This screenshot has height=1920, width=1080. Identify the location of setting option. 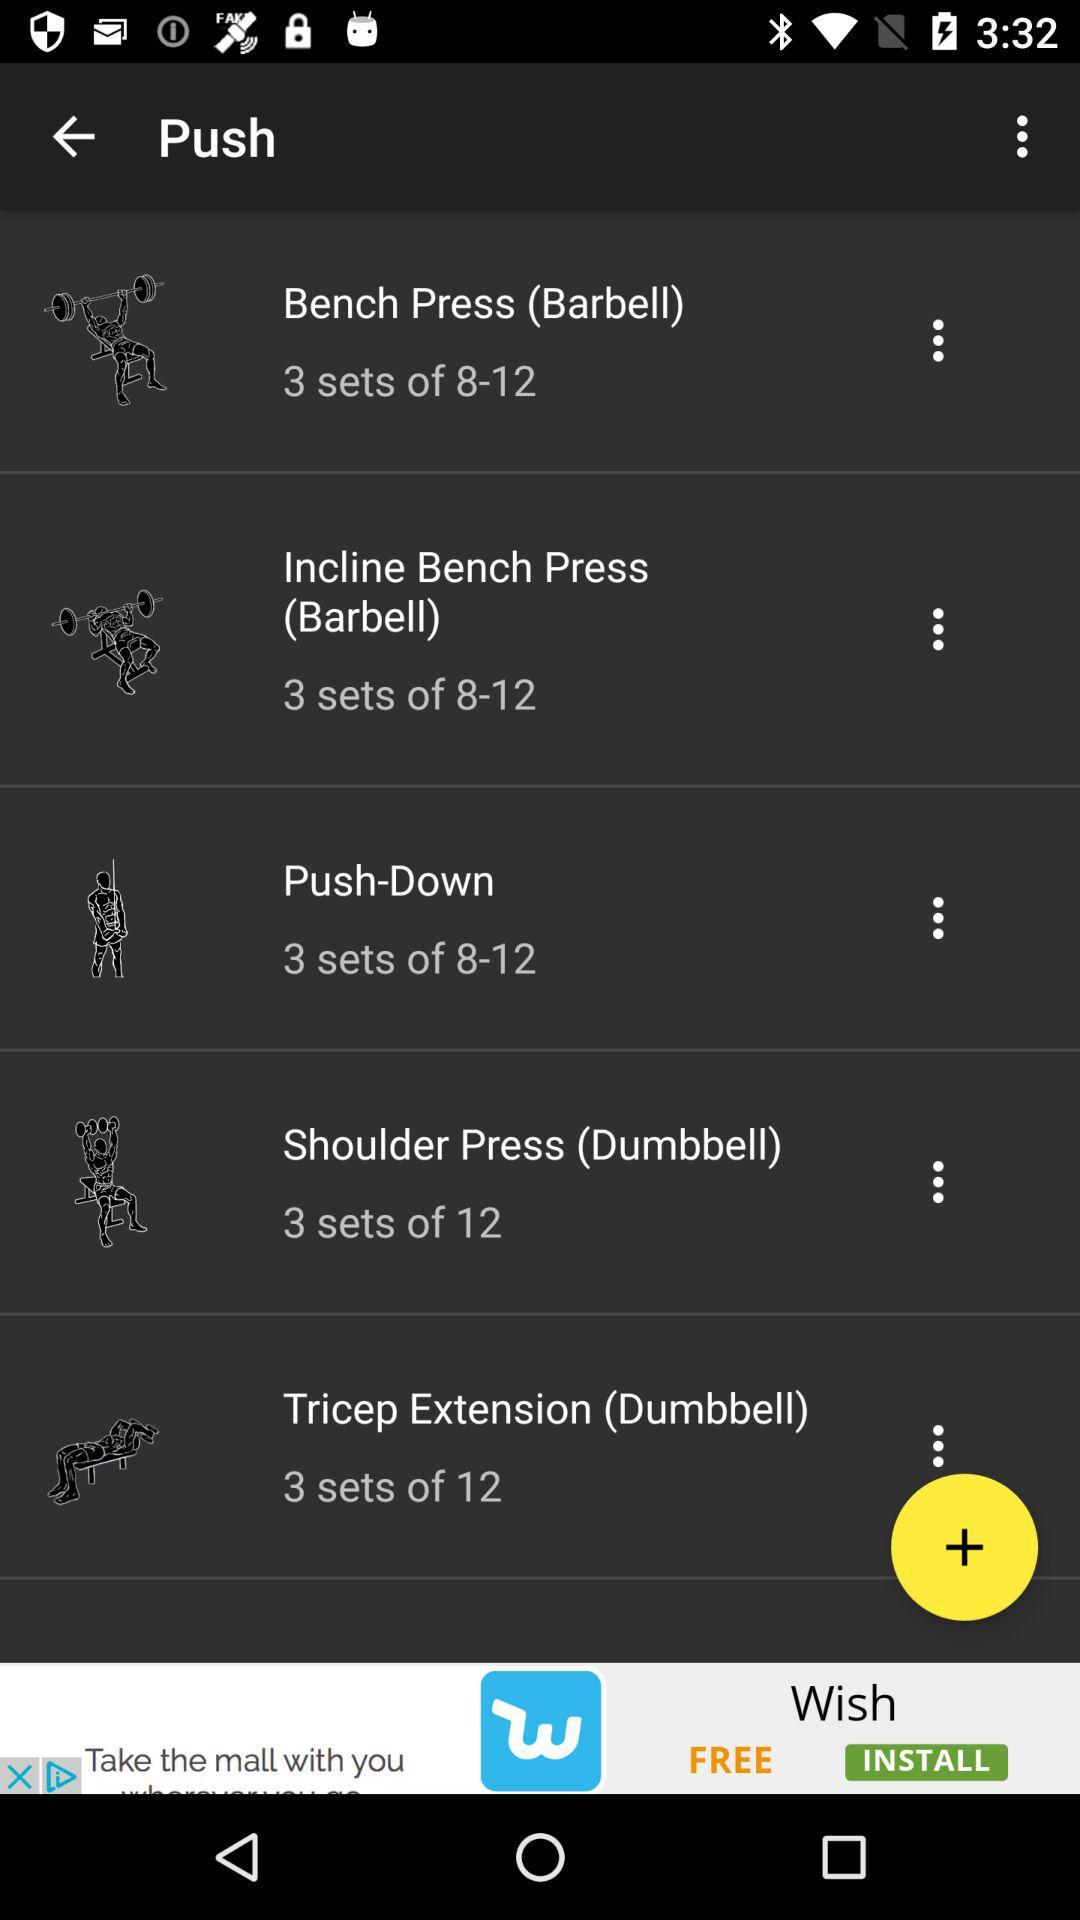
(938, 628).